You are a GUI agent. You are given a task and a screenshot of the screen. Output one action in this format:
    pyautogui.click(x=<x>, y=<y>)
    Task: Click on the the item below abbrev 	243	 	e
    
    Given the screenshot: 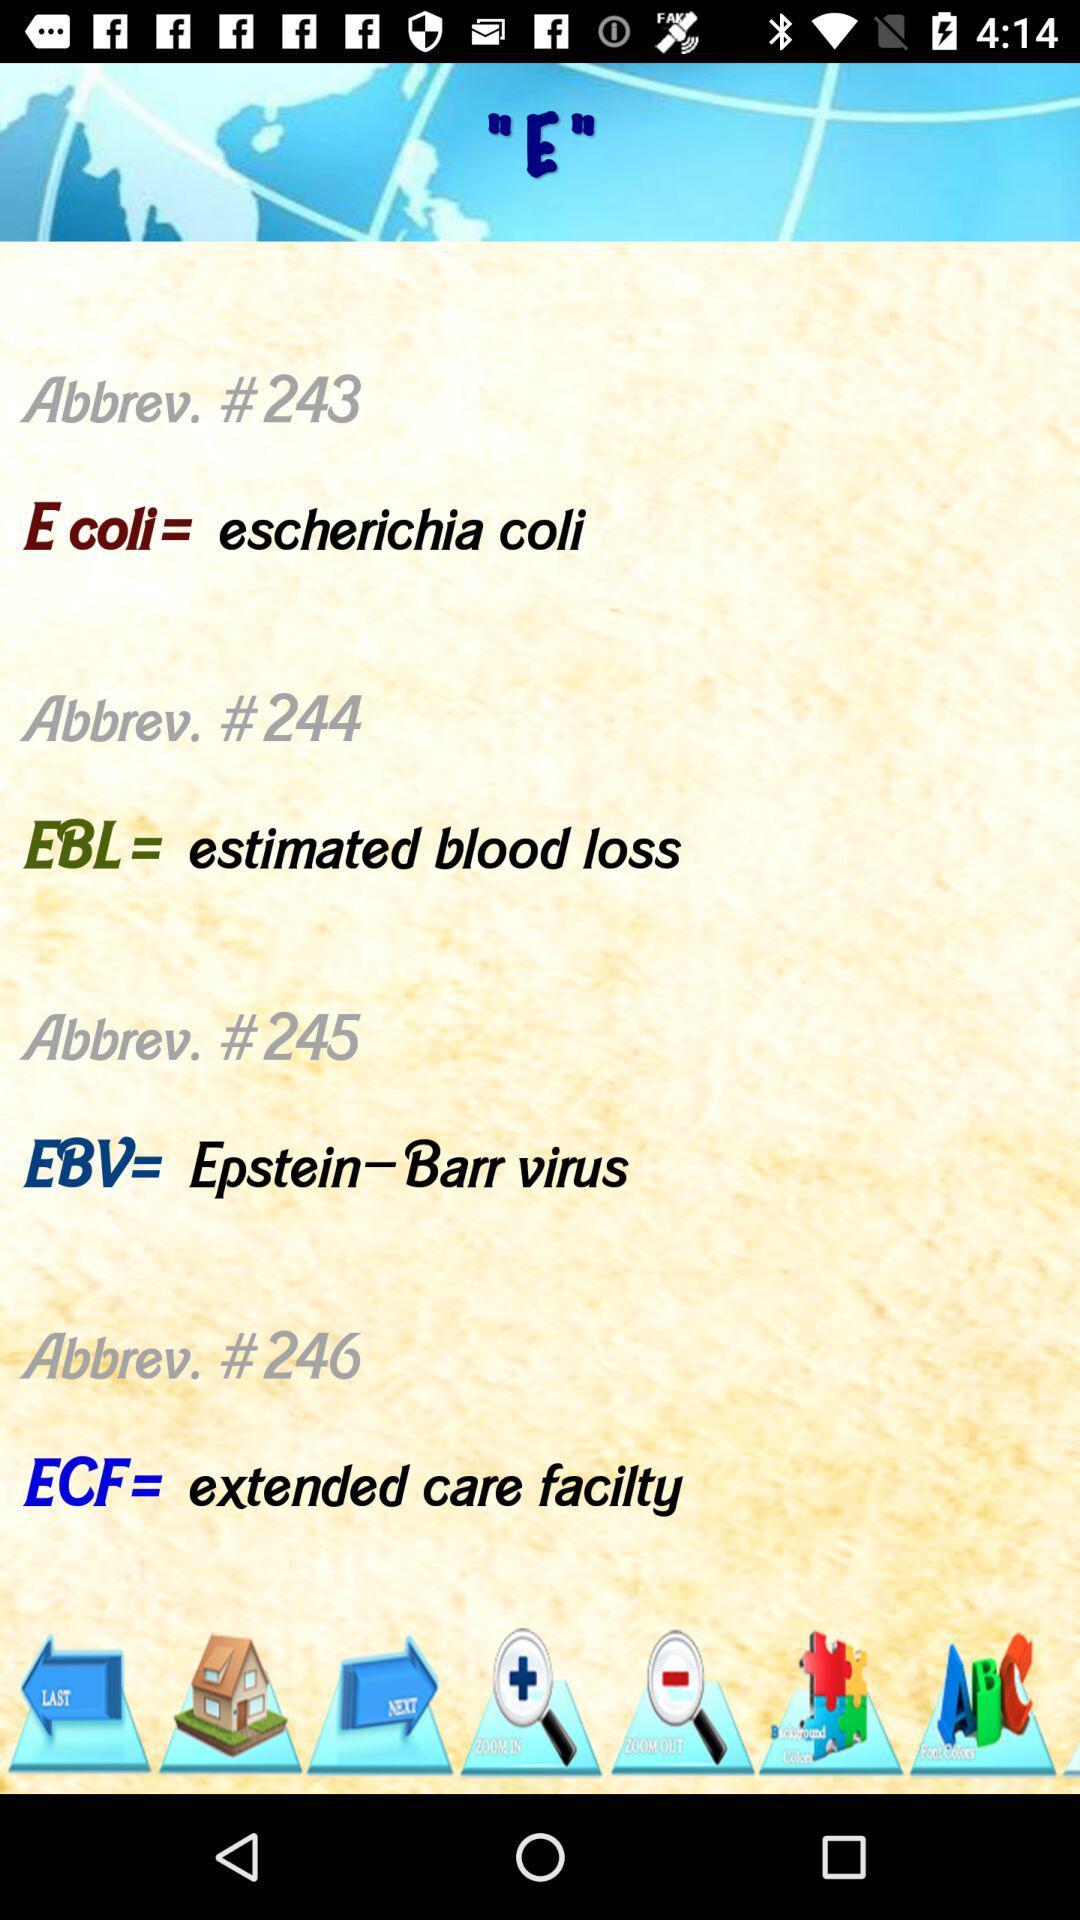 What is the action you would take?
    pyautogui.click(x=529, y=1702)
    